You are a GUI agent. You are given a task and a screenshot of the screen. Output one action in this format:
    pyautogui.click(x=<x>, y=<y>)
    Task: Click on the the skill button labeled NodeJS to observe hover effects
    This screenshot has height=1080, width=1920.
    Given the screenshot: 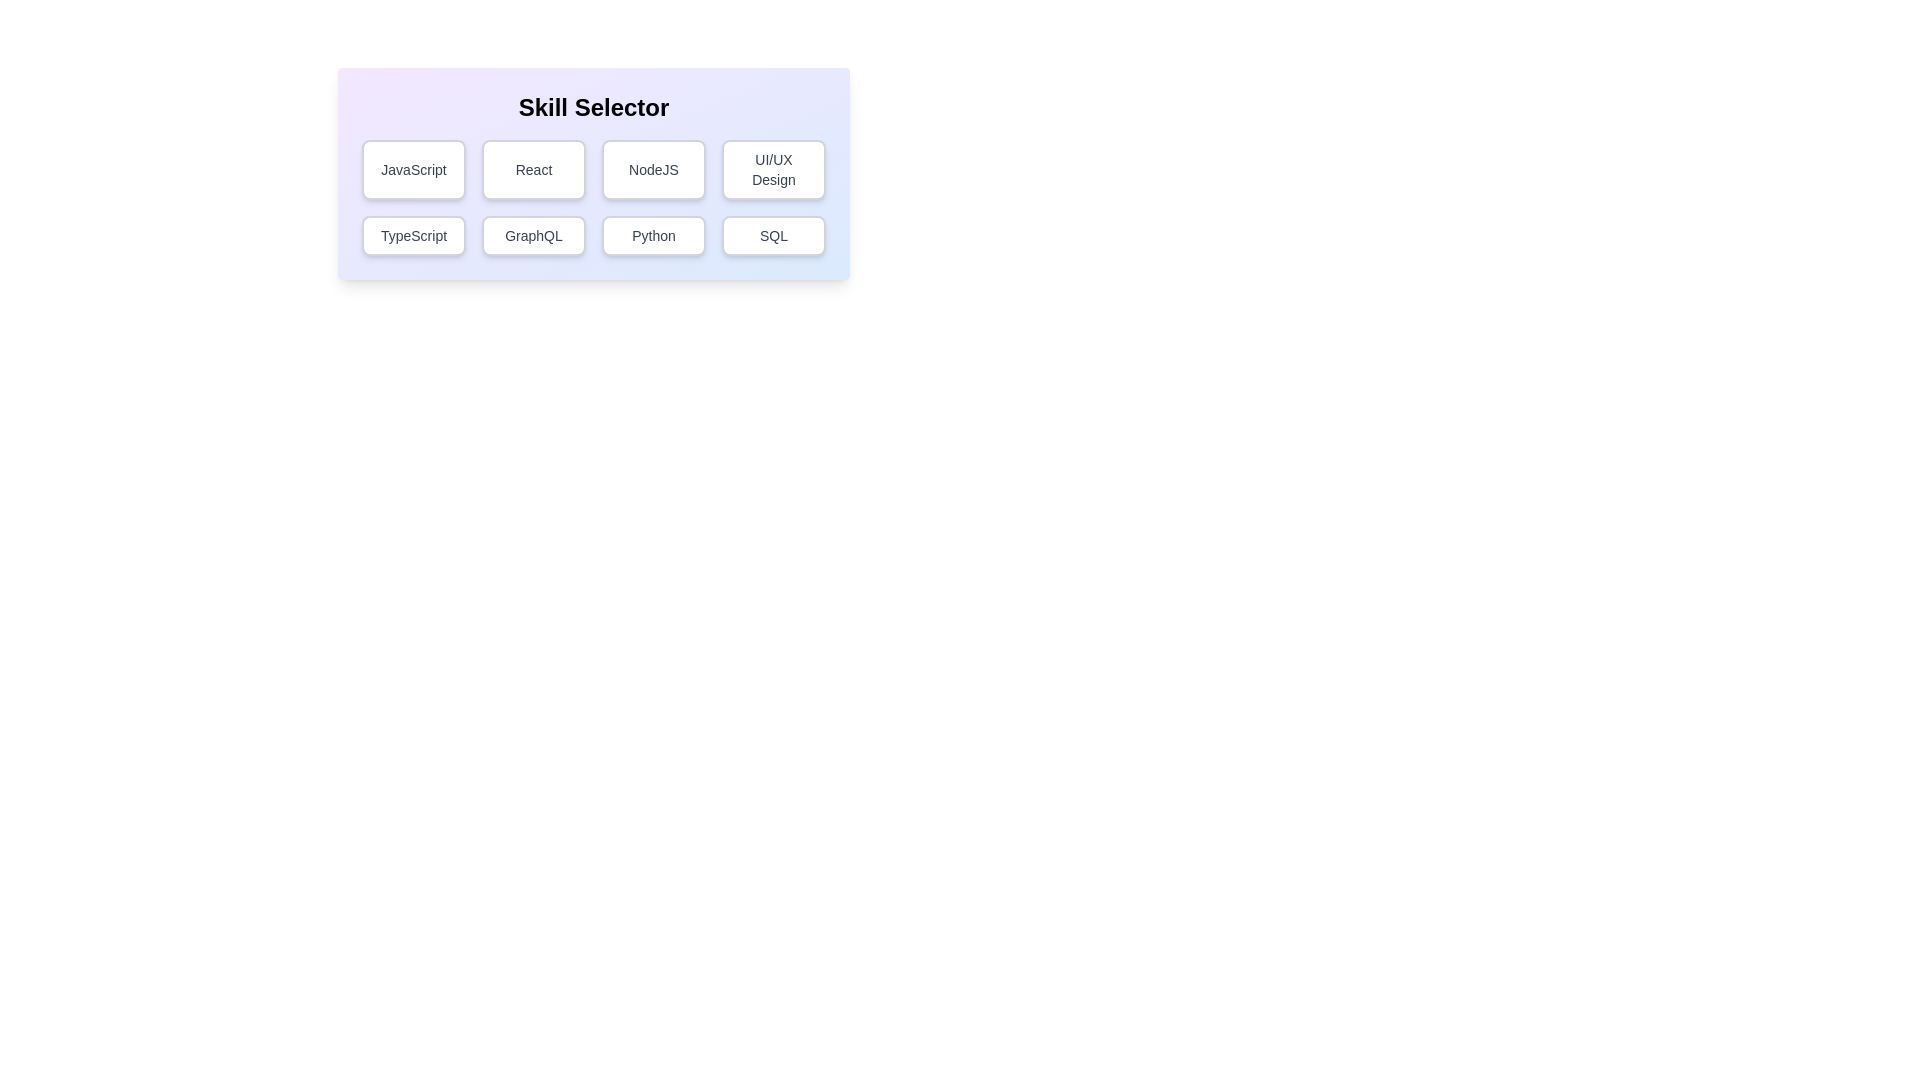 What is the action you would take?
    pyautogui.click(x=653, y=168)
    